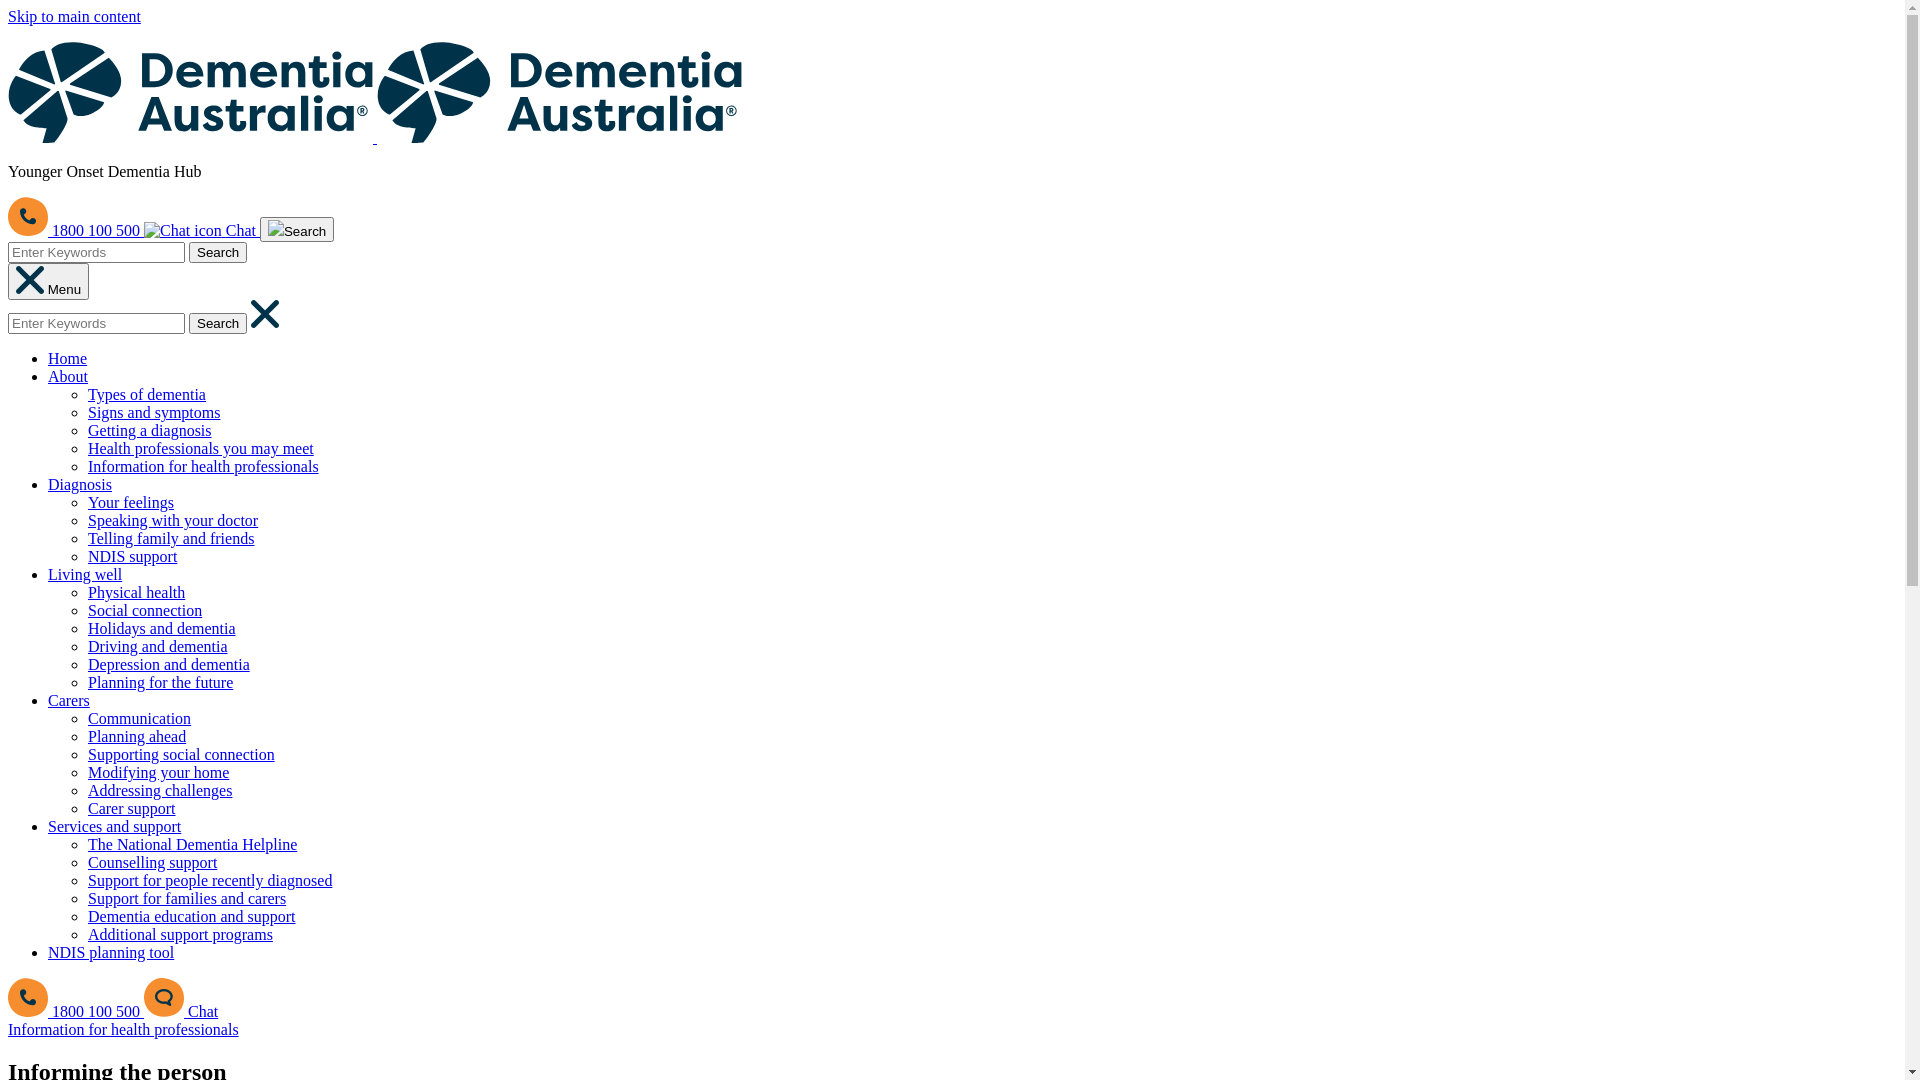 This screenshot has height=1080, width=1920. Describe the element at coordinates (201, 229) in the screenshot. I see `'Chat'` at that location.